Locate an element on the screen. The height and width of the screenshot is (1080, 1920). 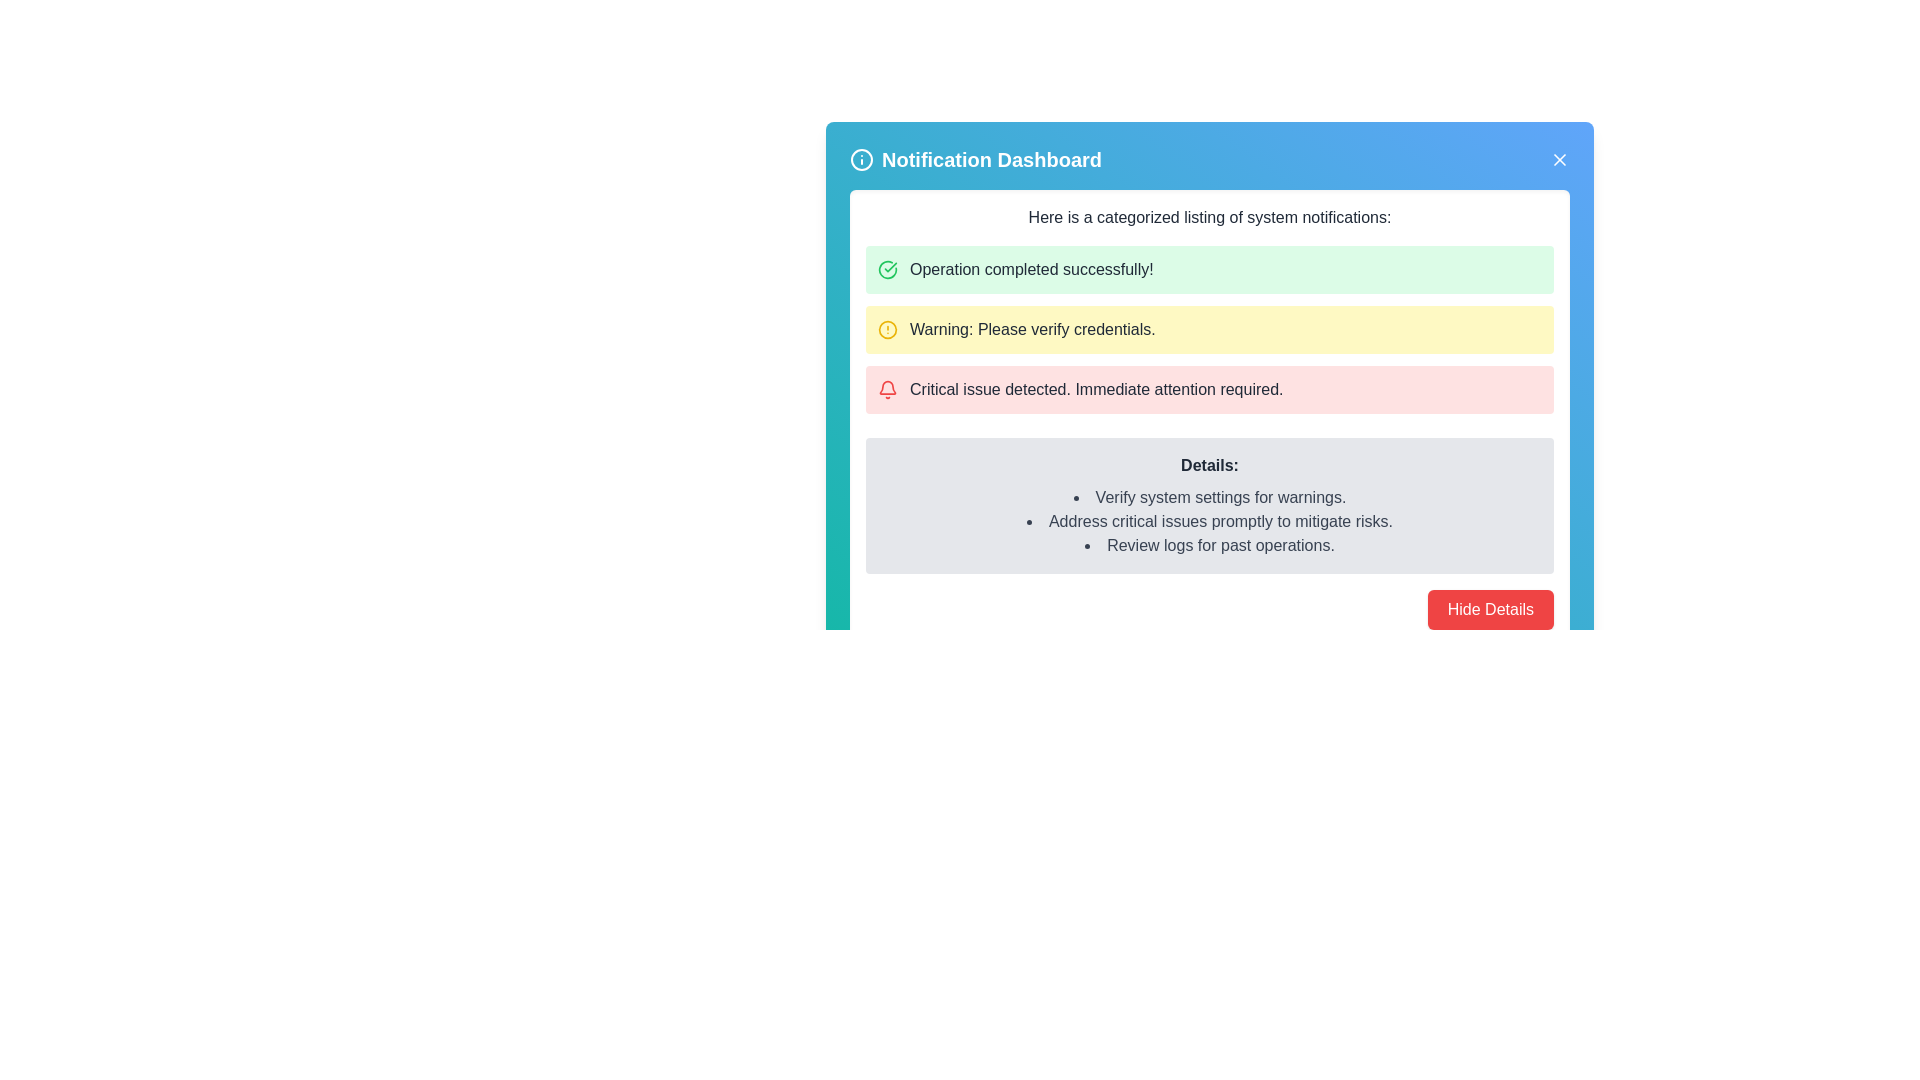
the first text list item that instructs the user to 'Verify system settings for warnings.' This item is located under the 'Details' section as the first bullet point is located at coordinates (1208, 496).